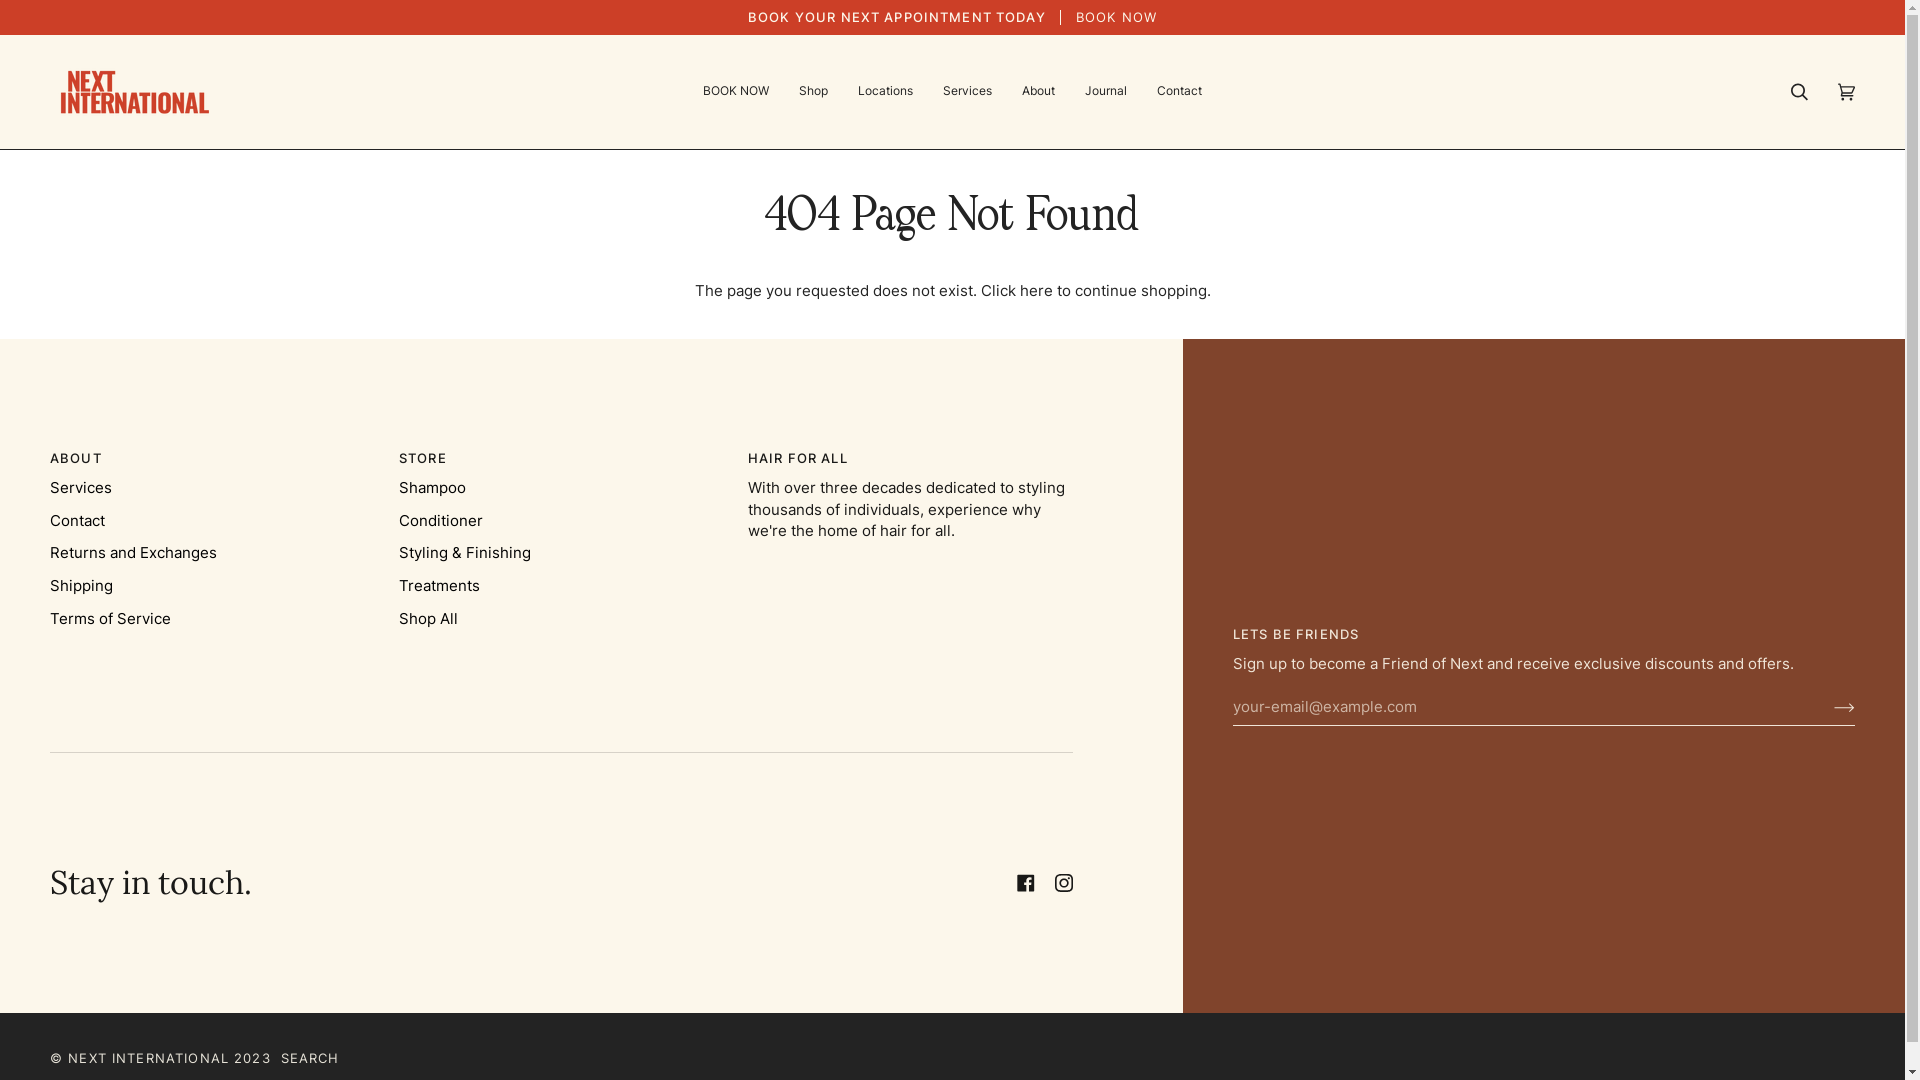  Describe the element at coordinates (431, 488) in the screenshot. I see `'Shampoo'` at that location.